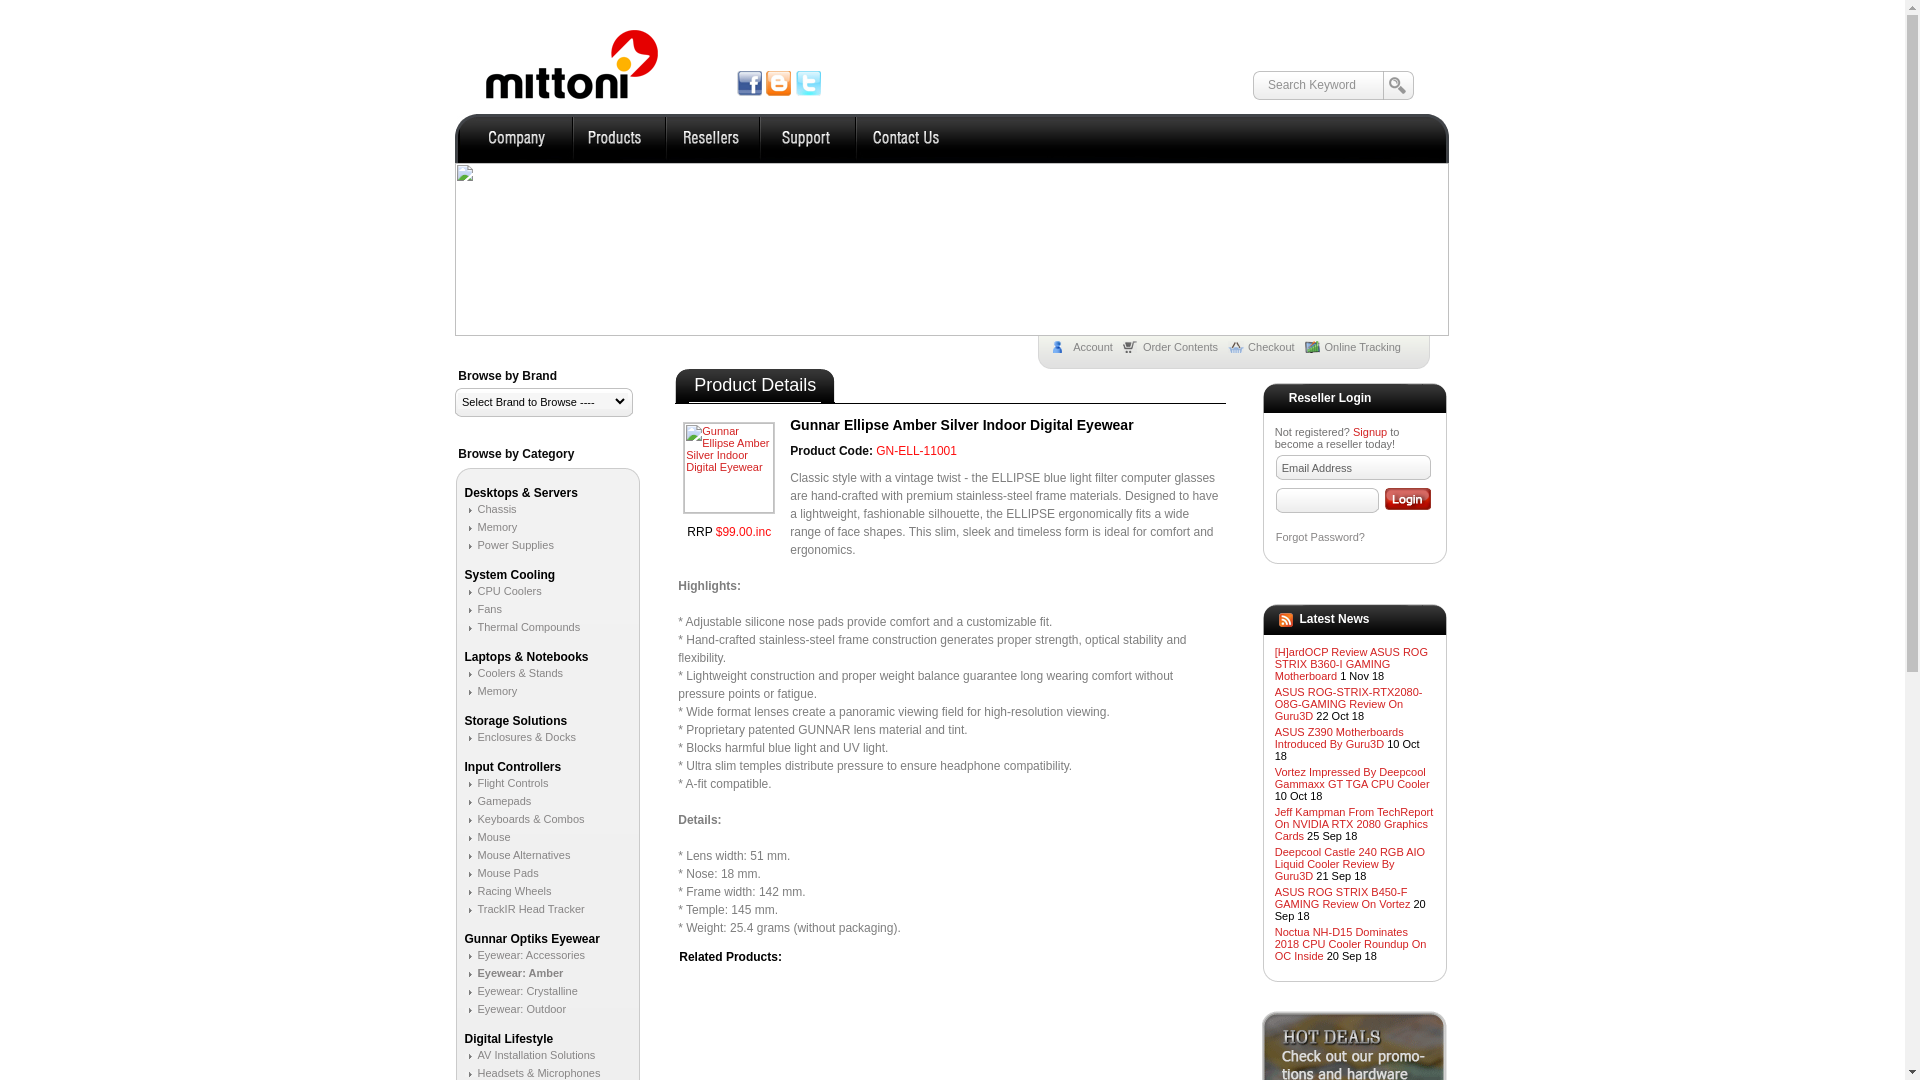  What do you see at coordinates (523, 909) in the screenshot?
I see `'TrackIR Head Tracker'` at bounding box center [523, 909].